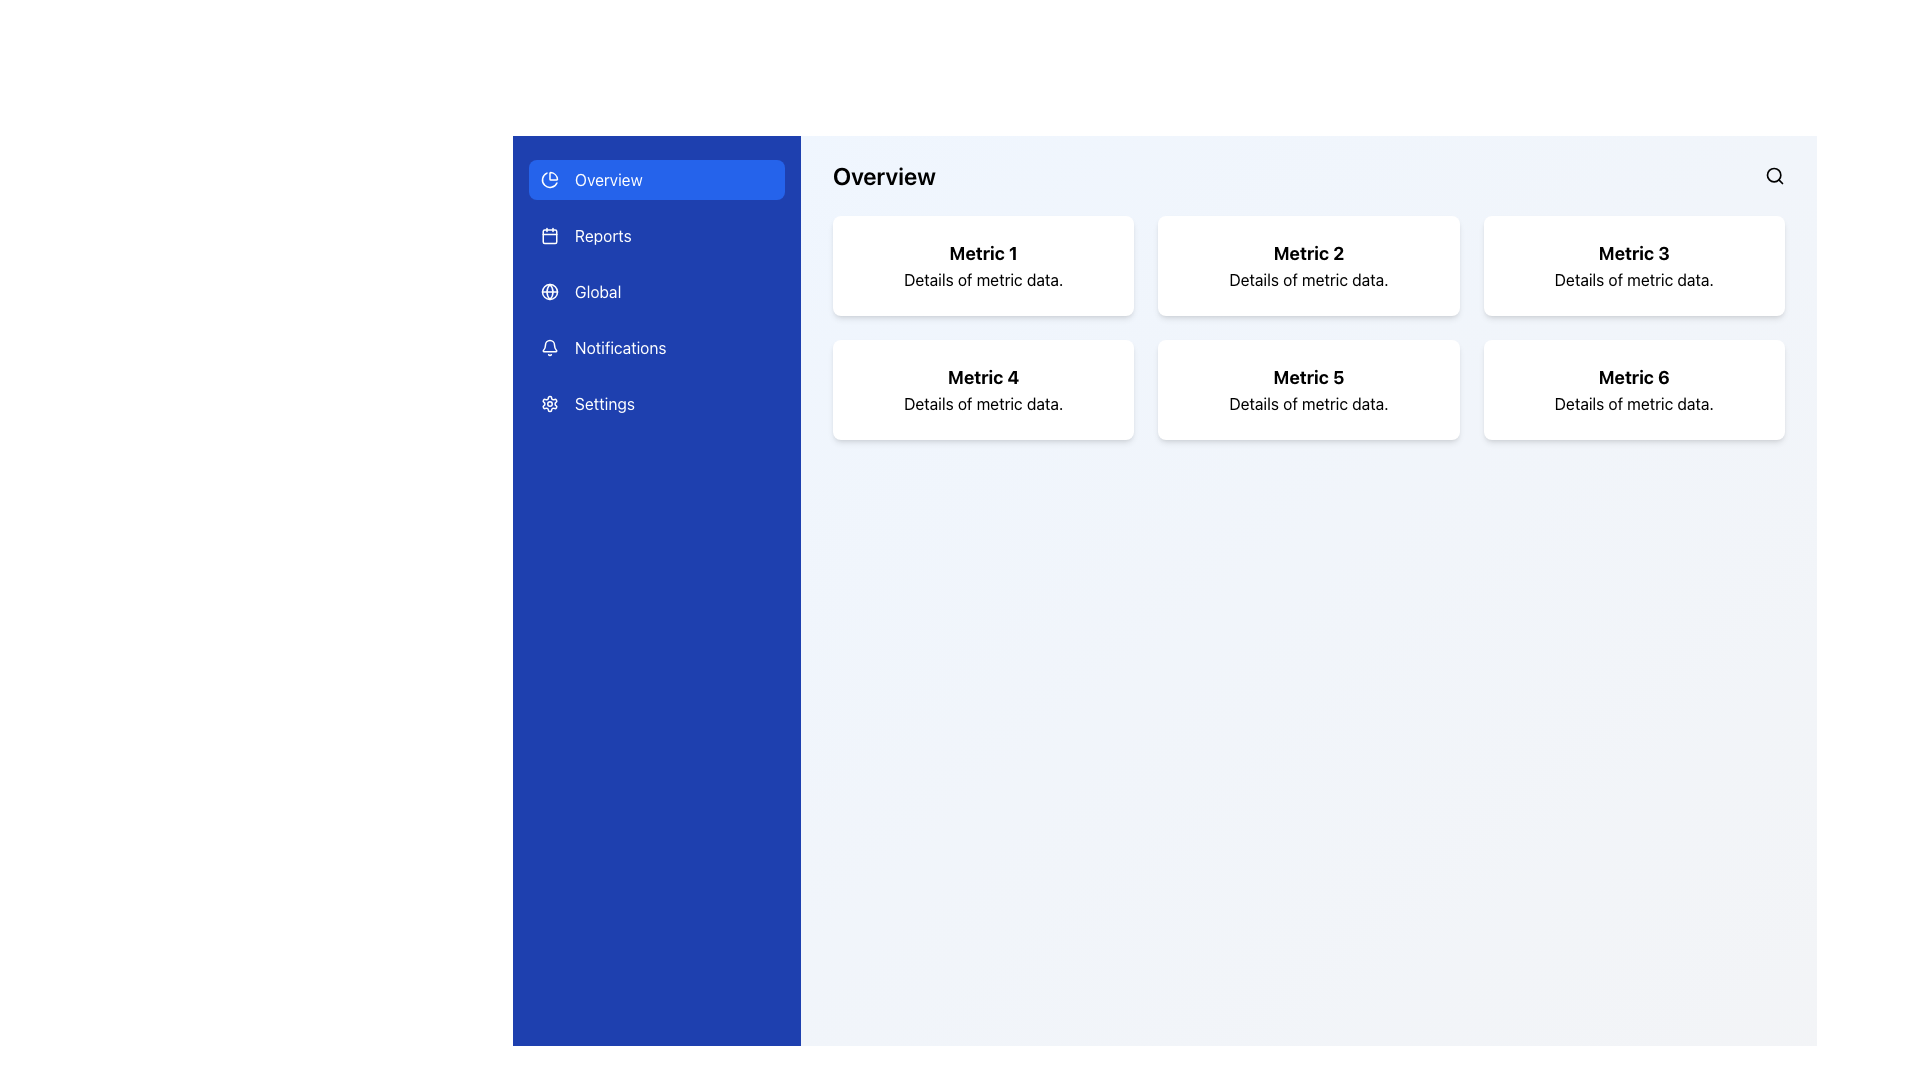  Describe the element at coordinates (603, 404) in the screenshot. I see `the 'Settings' text label in the left-side navigation menu` at that location.